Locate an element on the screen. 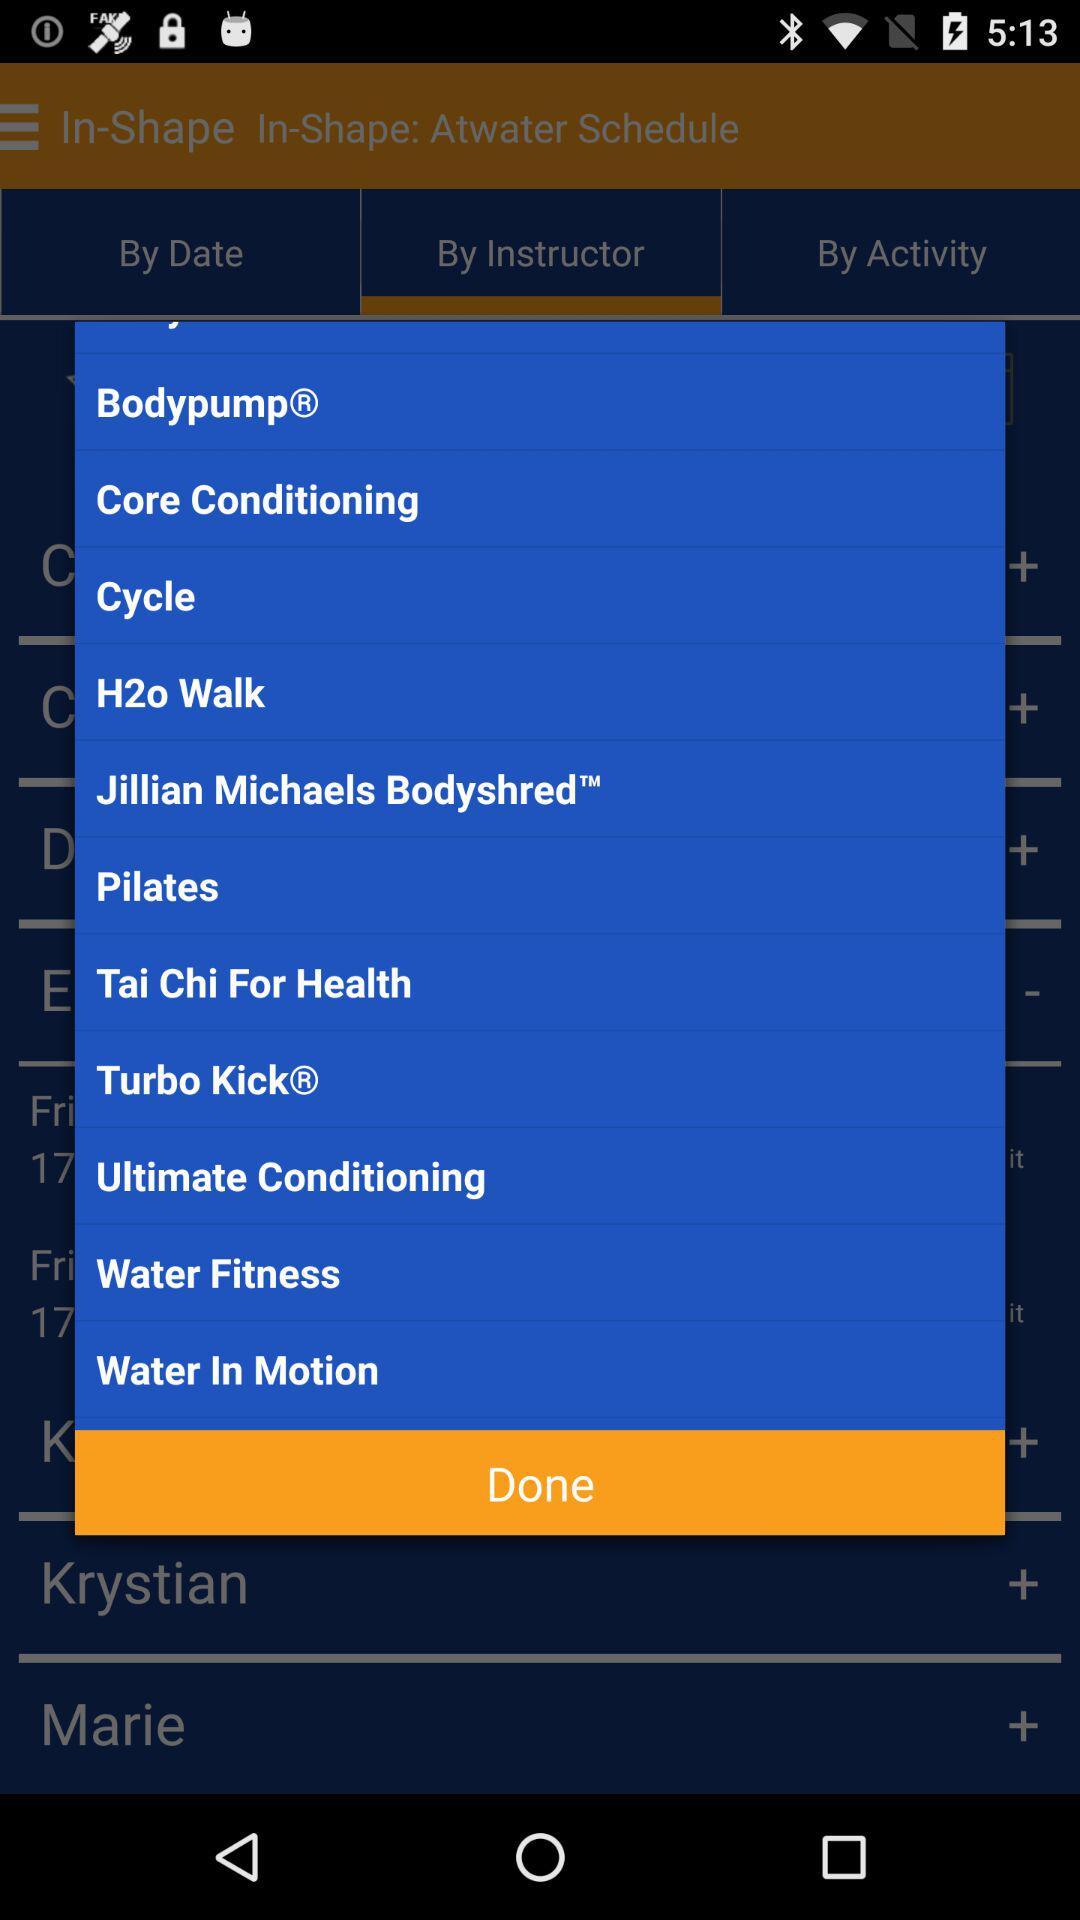 The width and height of the screenshot is (1080, 1920). the core conditioning icon is located at coordinates (540, 498).